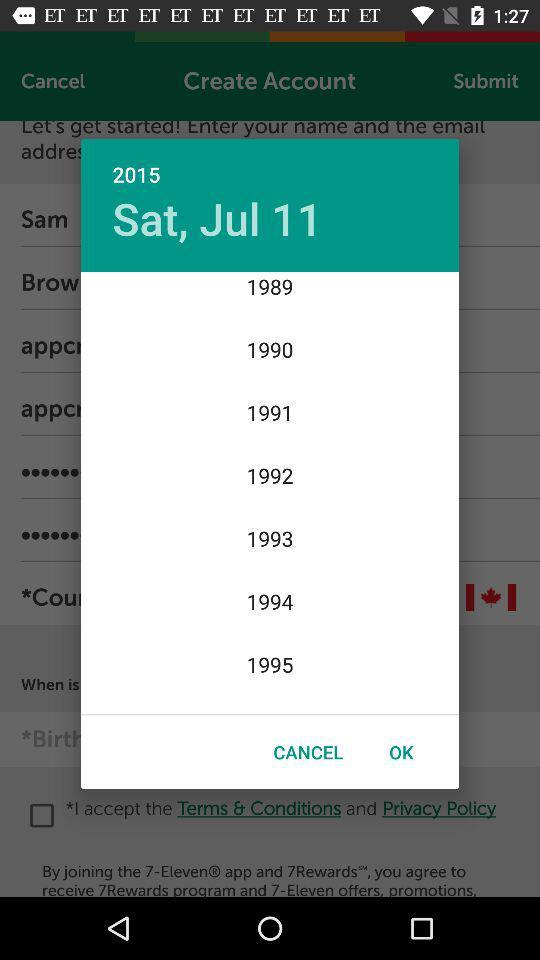 This screenshot has width=540, height=960. Describe the element at coordinates (216, 218) in the screenshot. I see `the sat, jul 11 icon` at that location.